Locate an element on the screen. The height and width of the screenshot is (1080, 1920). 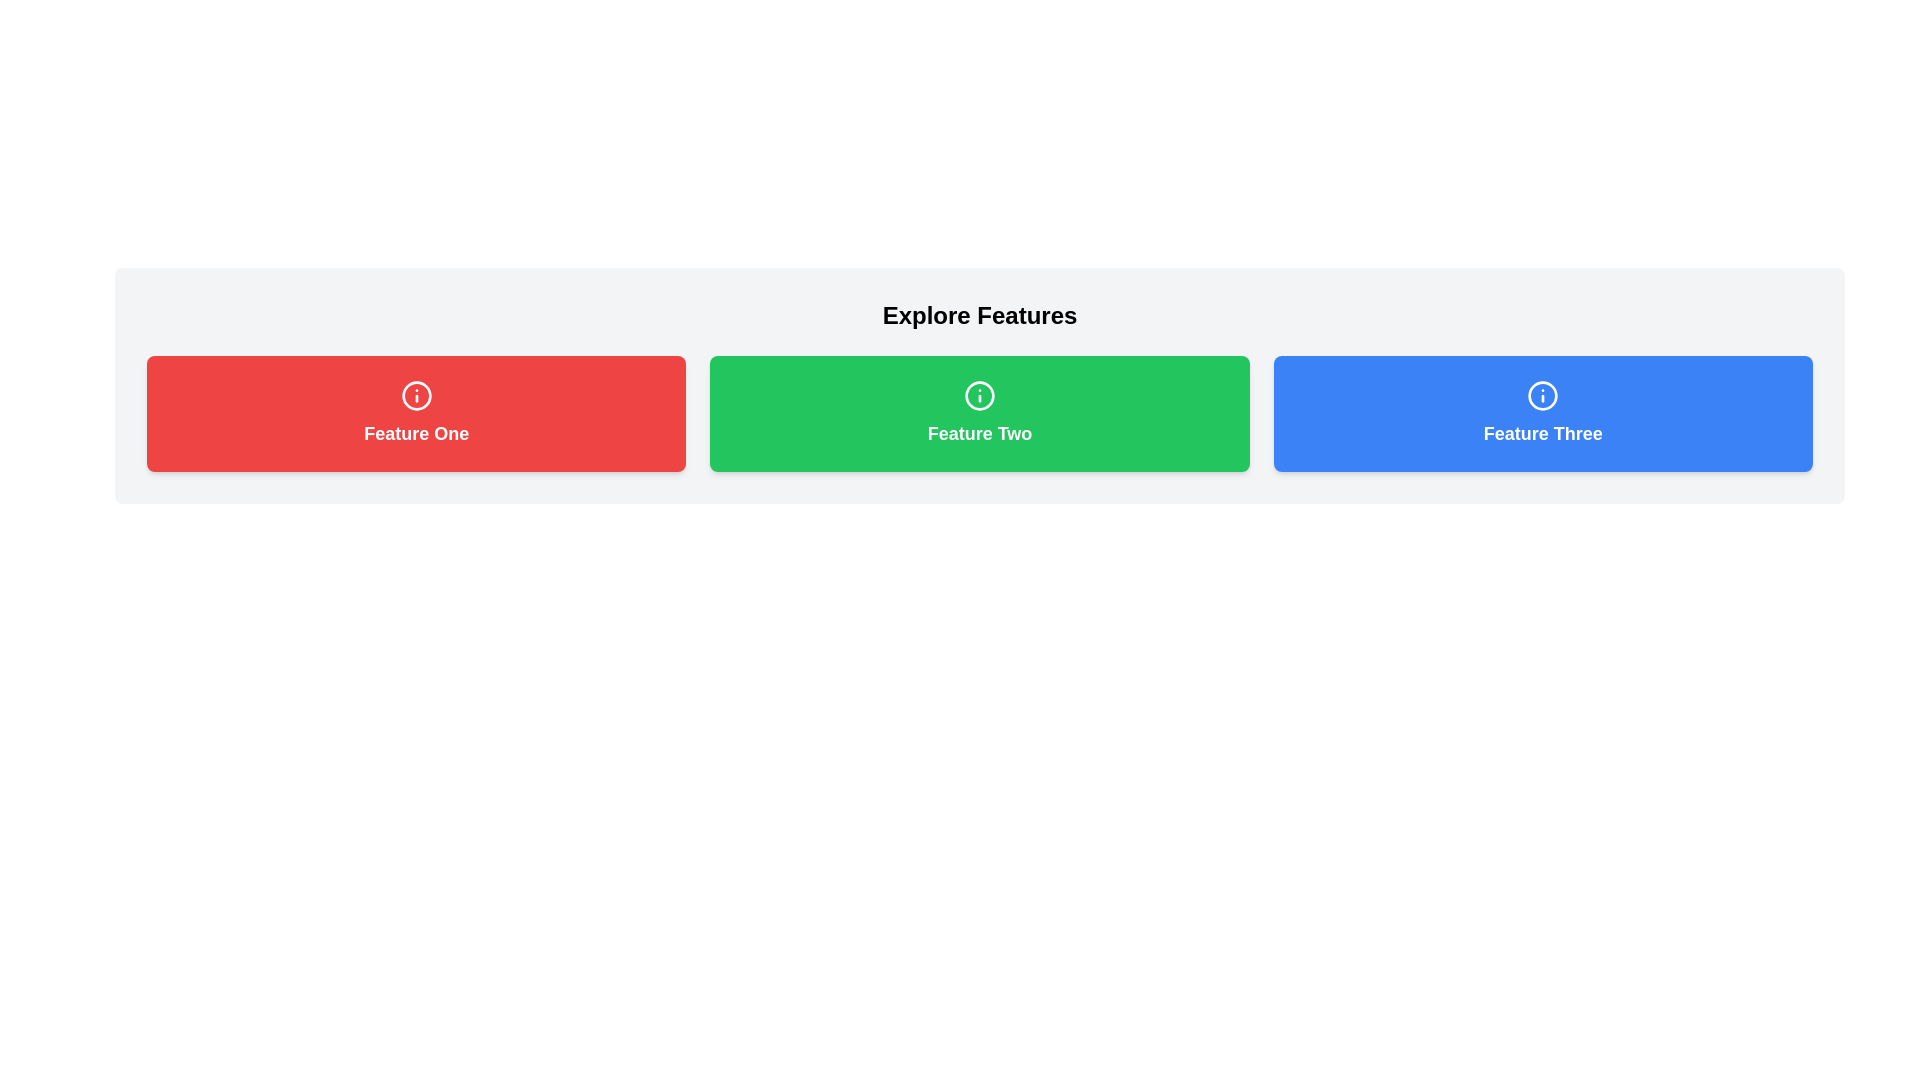
the text label 'Feature Three' which is styled with bold typography and is located inside a blue card at the far-right of a group of three cards is located at coordinates (1542, 433).